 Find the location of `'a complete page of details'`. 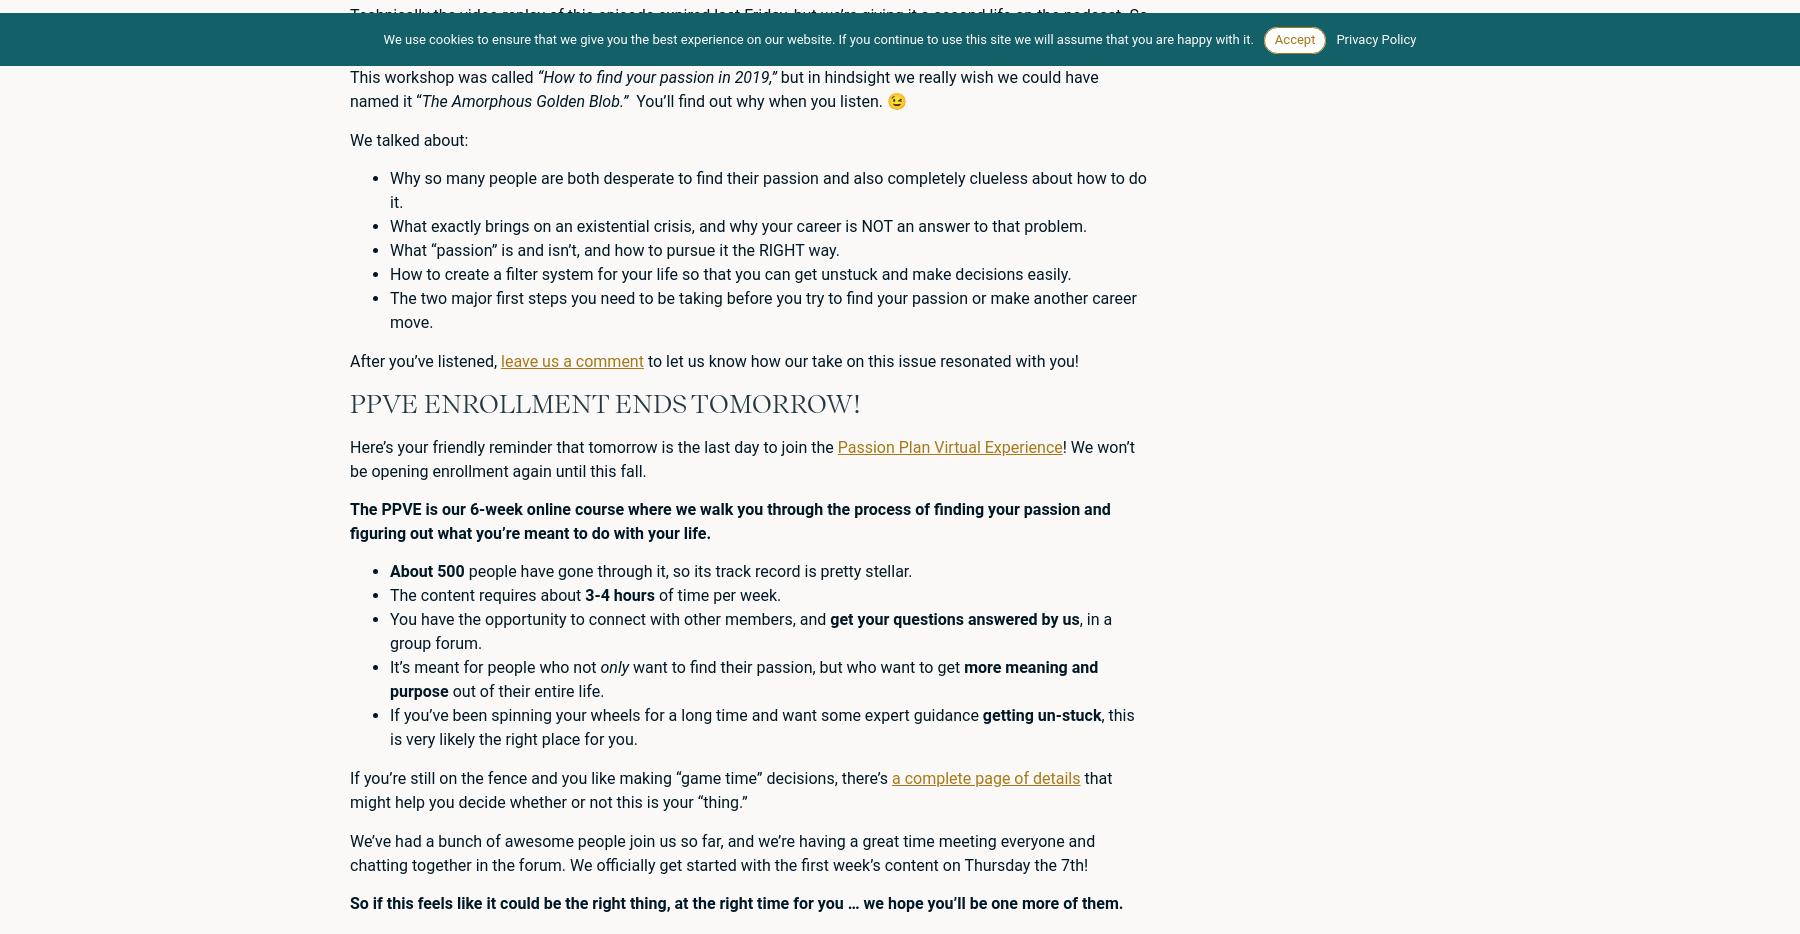

'a complete page of details' is located at coordinates (984, 777).